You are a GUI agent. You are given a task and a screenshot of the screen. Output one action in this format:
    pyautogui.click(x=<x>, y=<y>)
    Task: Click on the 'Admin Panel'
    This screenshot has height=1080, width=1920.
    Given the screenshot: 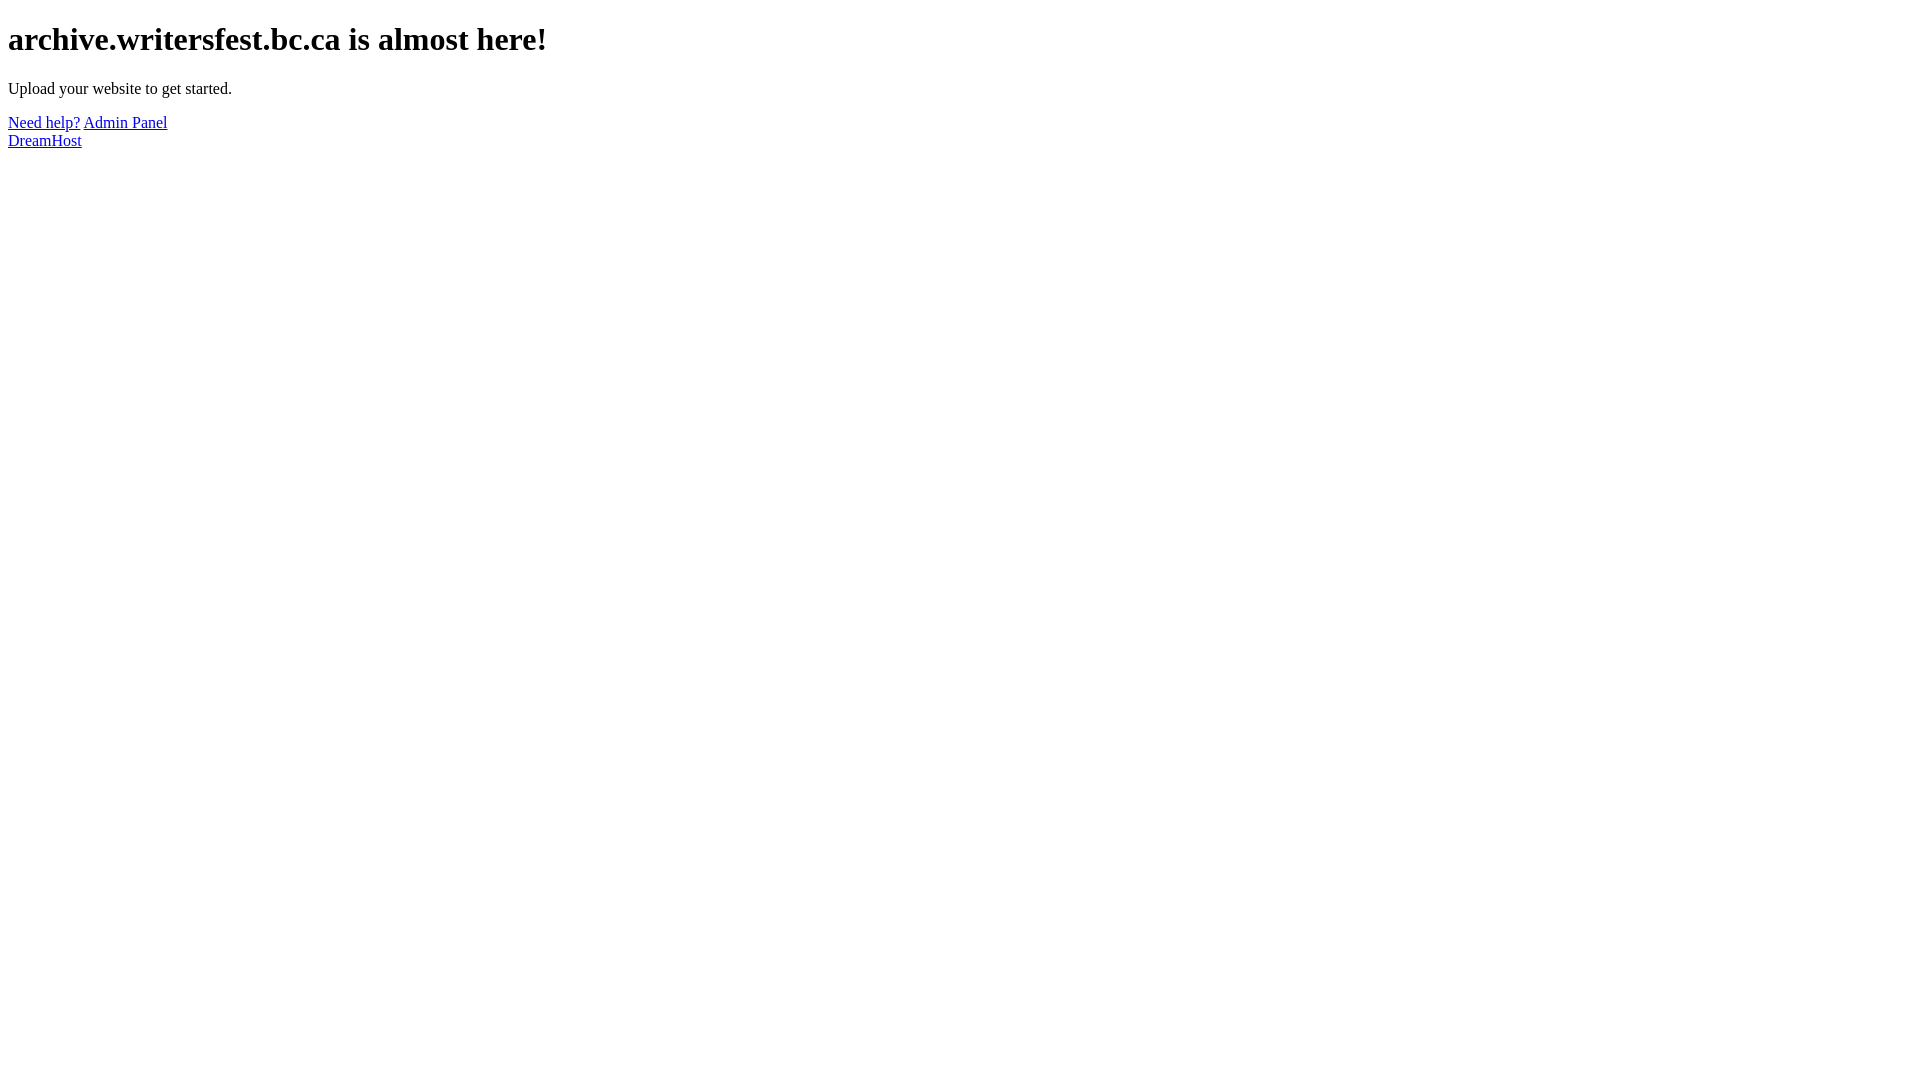 What is the action you would take?
    pyautogui.click(x=124, y=122)
    